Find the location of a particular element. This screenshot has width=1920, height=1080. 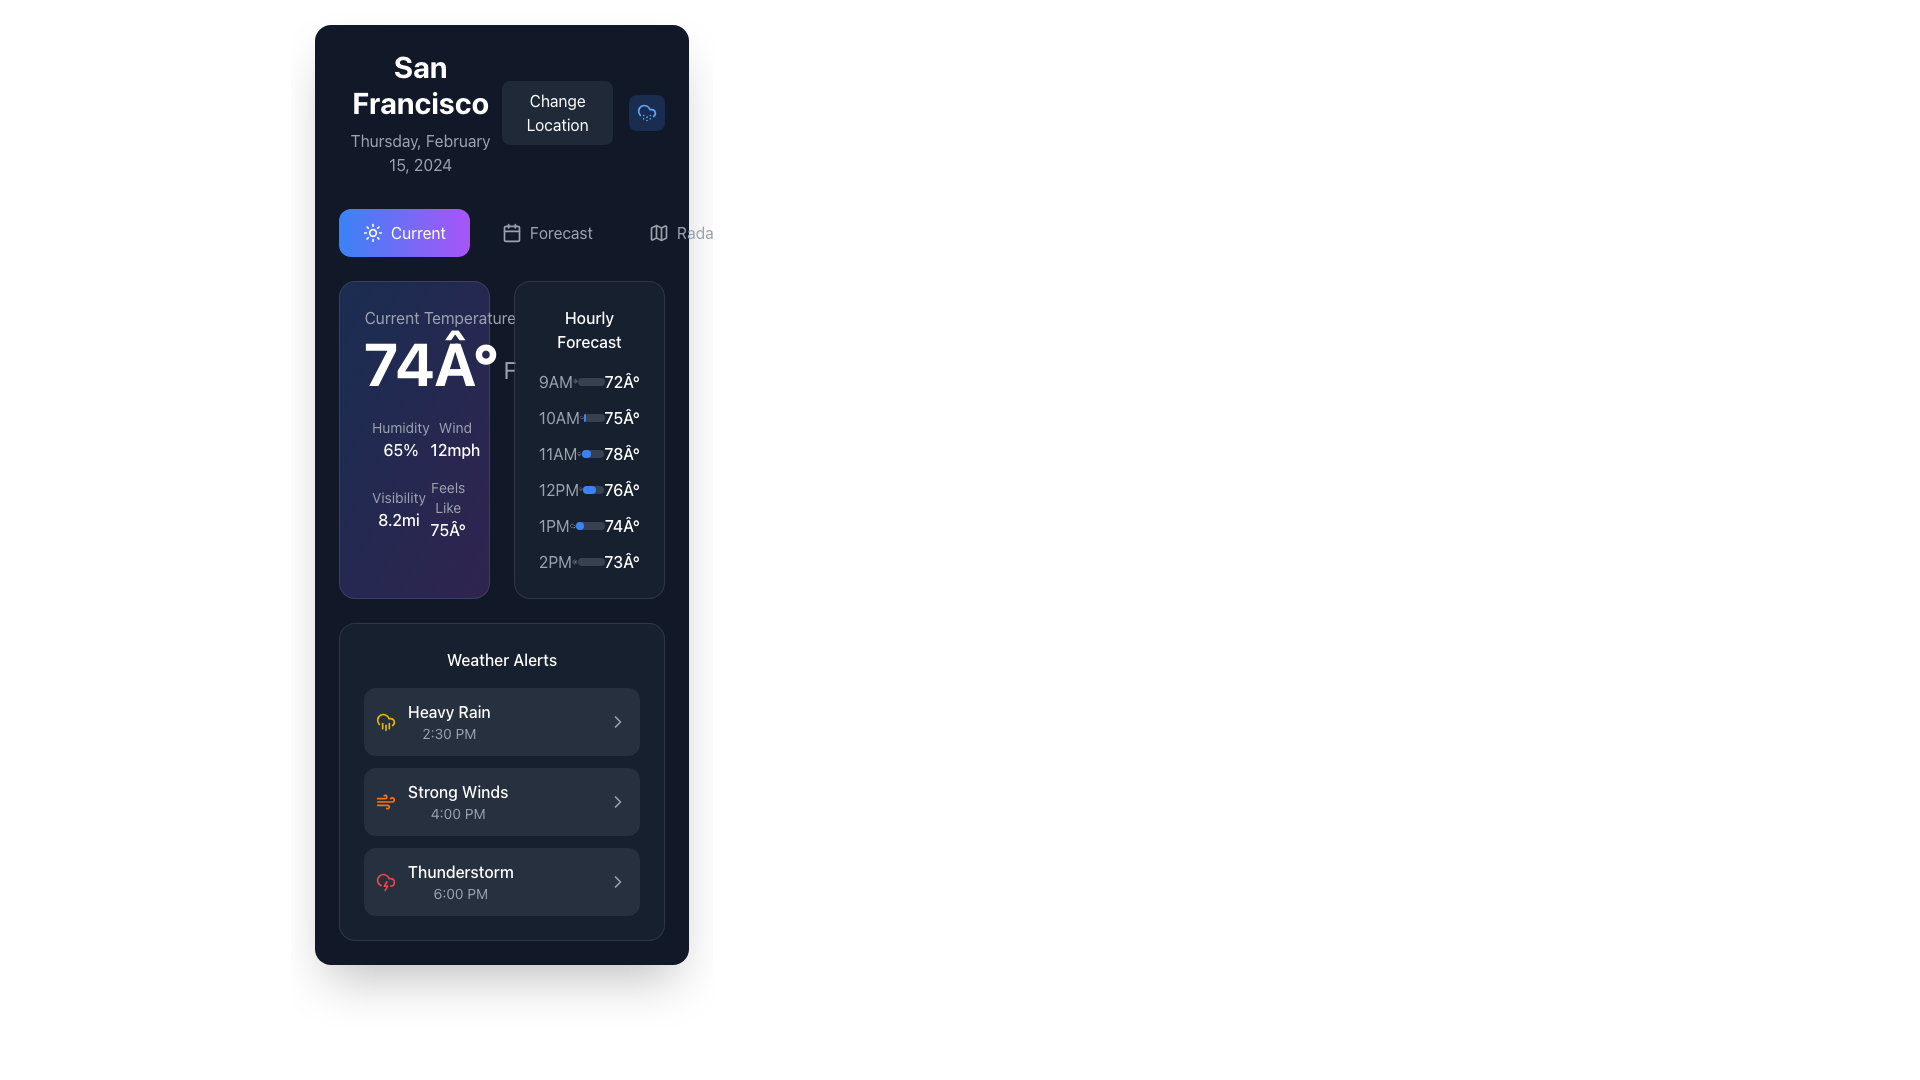

the small weather-related icon representing a cloud with lightning, located to the left of the 'Alerts' text is located at coordinates (784, 231).